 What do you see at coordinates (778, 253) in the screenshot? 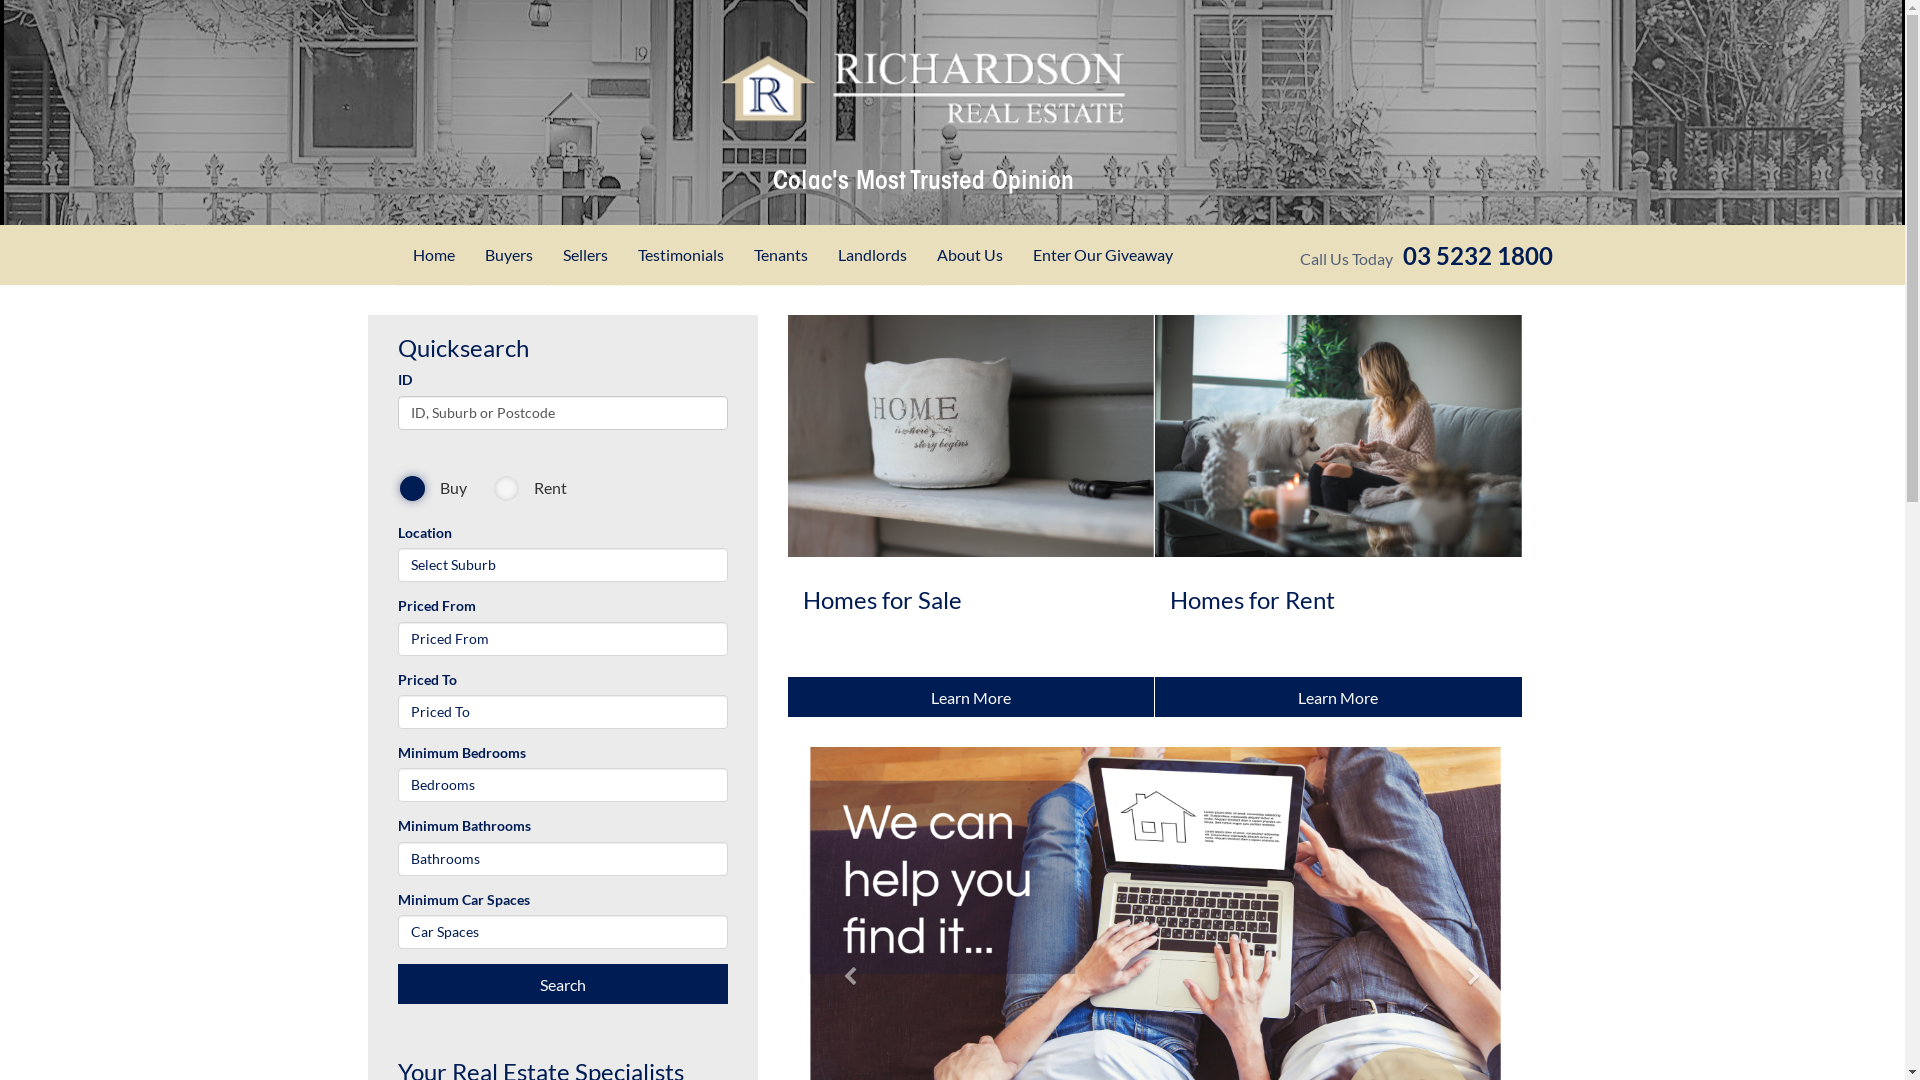
I see `'Tenants'` at bounding box center [778, 253].